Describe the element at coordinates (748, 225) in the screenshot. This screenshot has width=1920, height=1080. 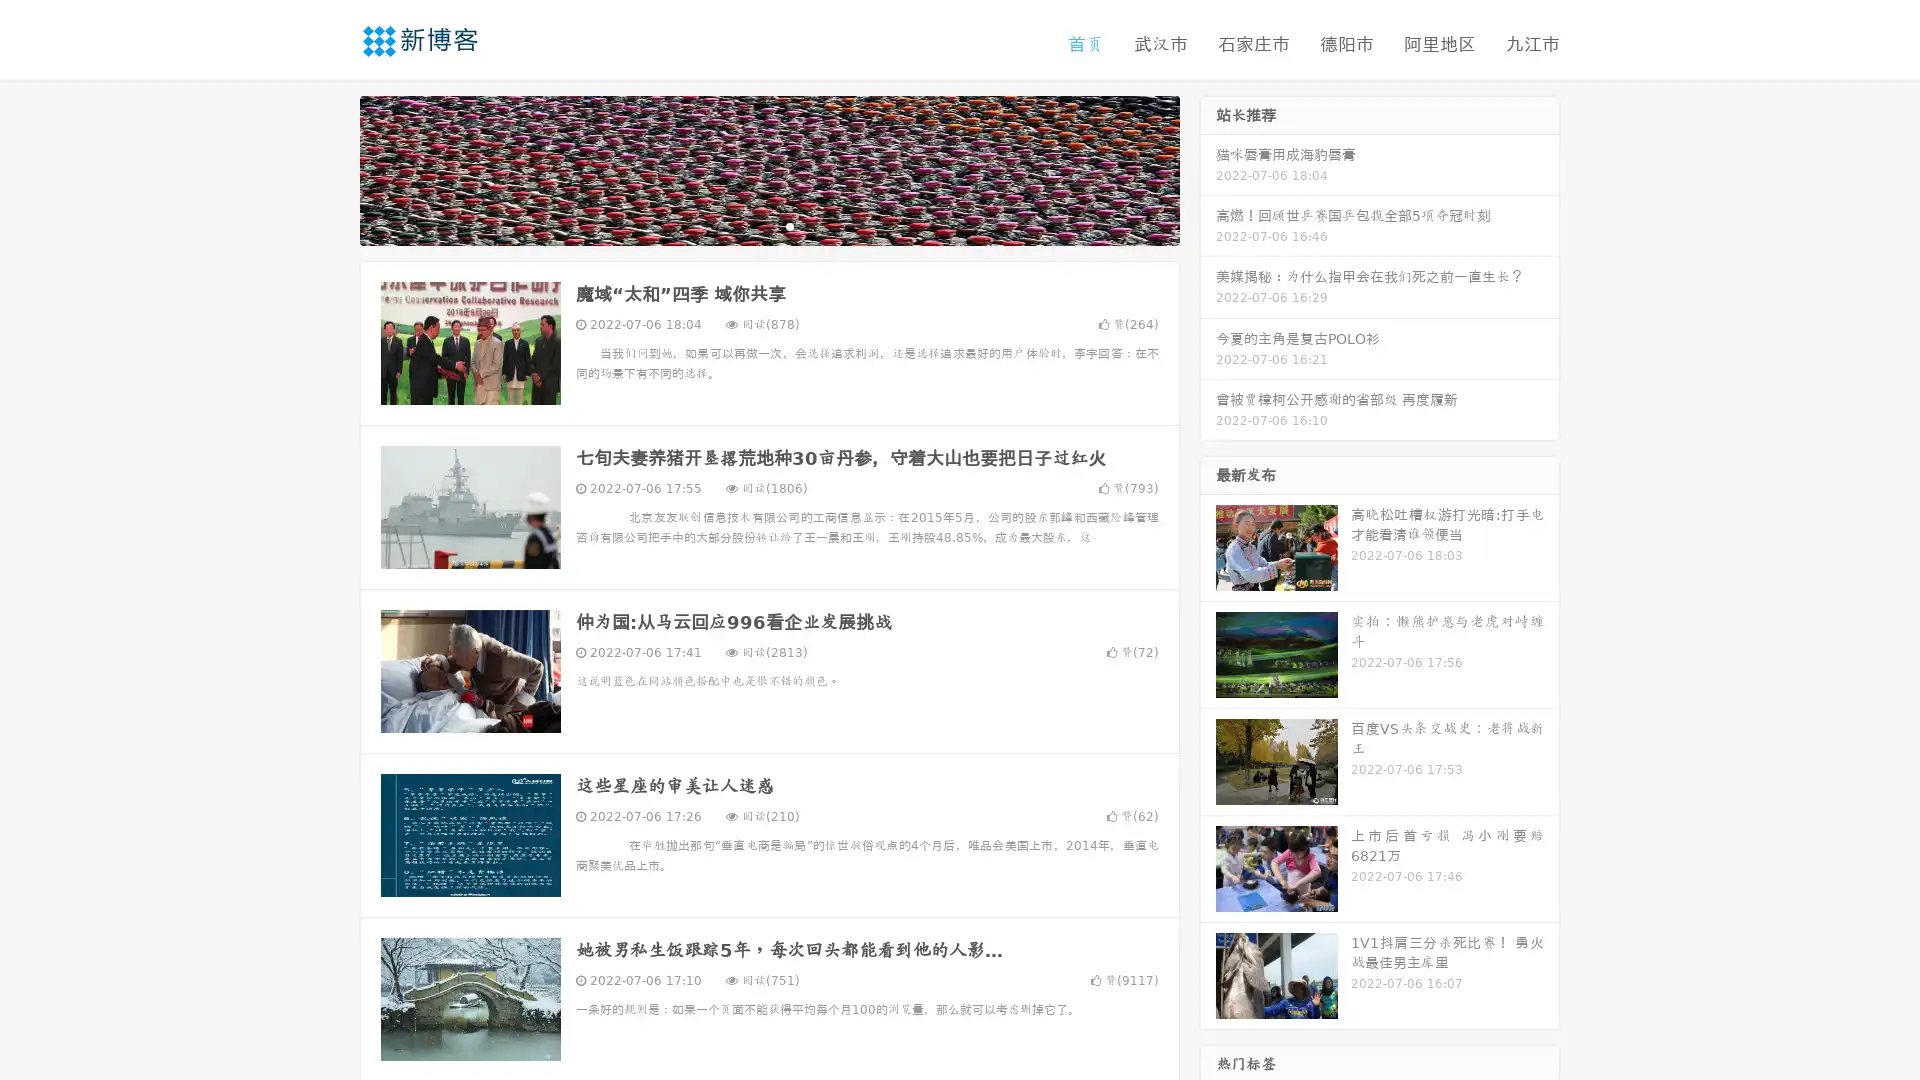
I see `Go to slide 1` at that location.